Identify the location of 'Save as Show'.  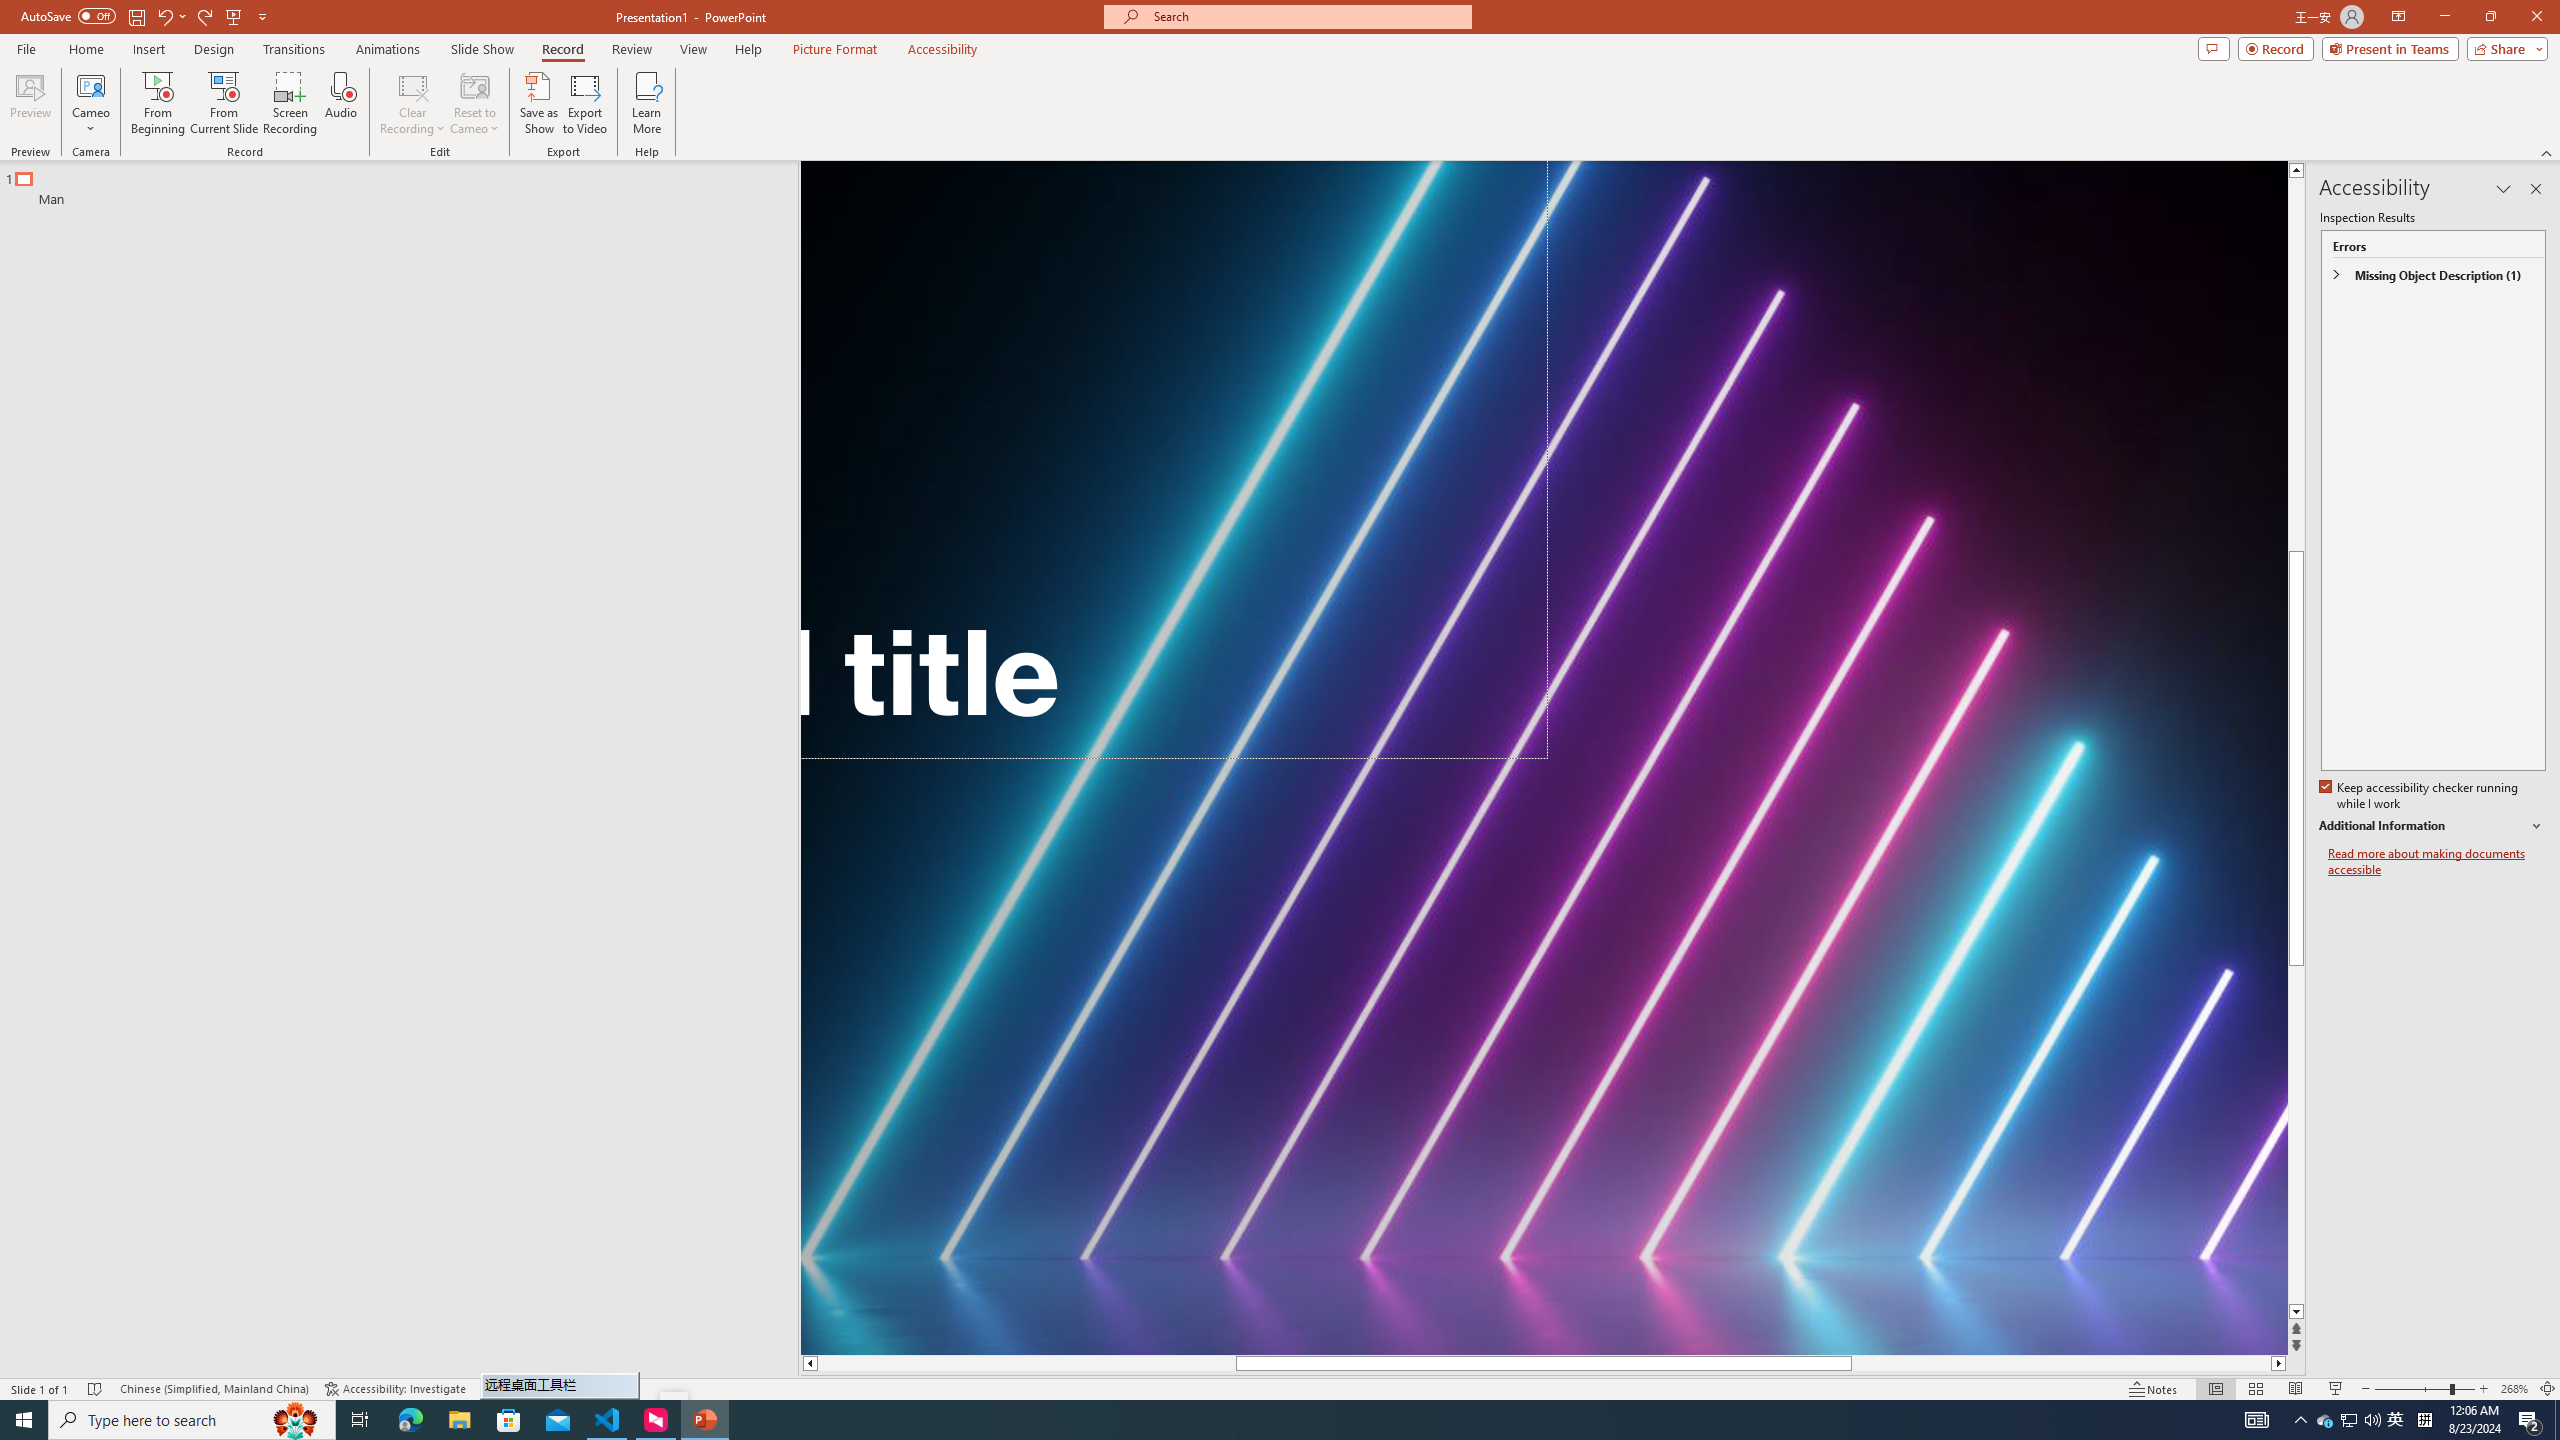
(538, 103).